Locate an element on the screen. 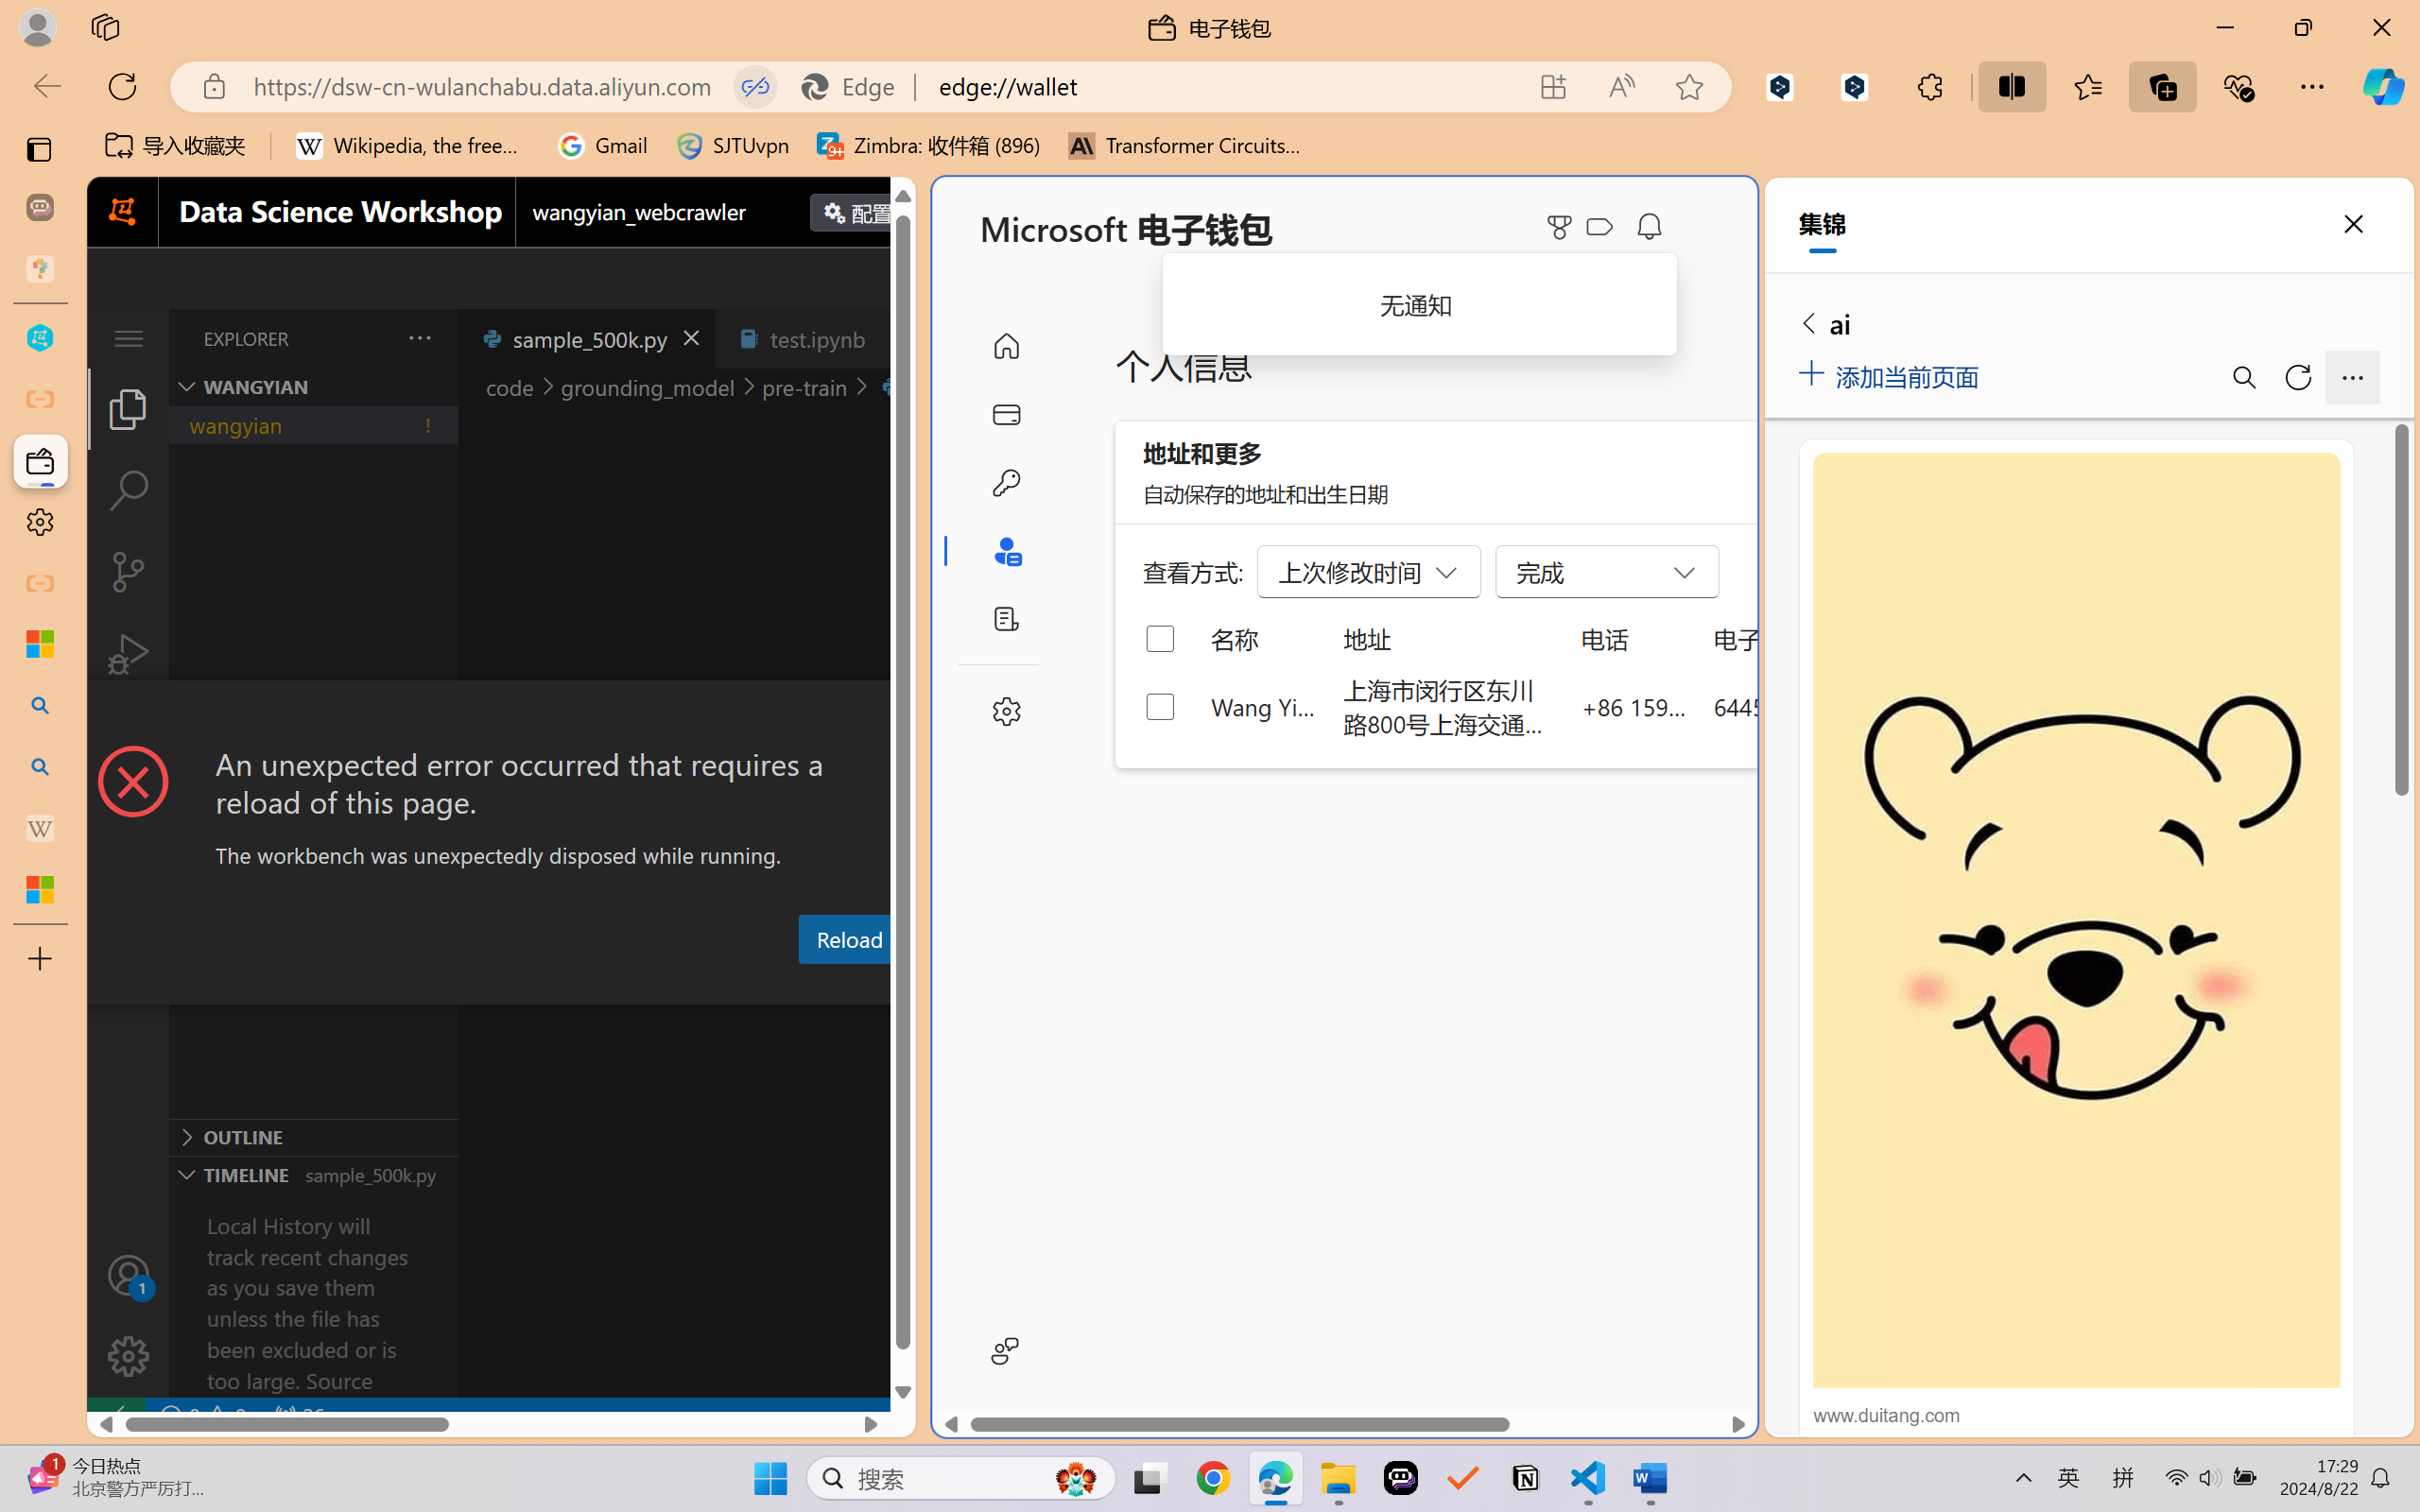 This screenshot has width=2420, height=1512. 'Source Control (Ctrl+Shift+G)' is located at coordinates (127, 572).